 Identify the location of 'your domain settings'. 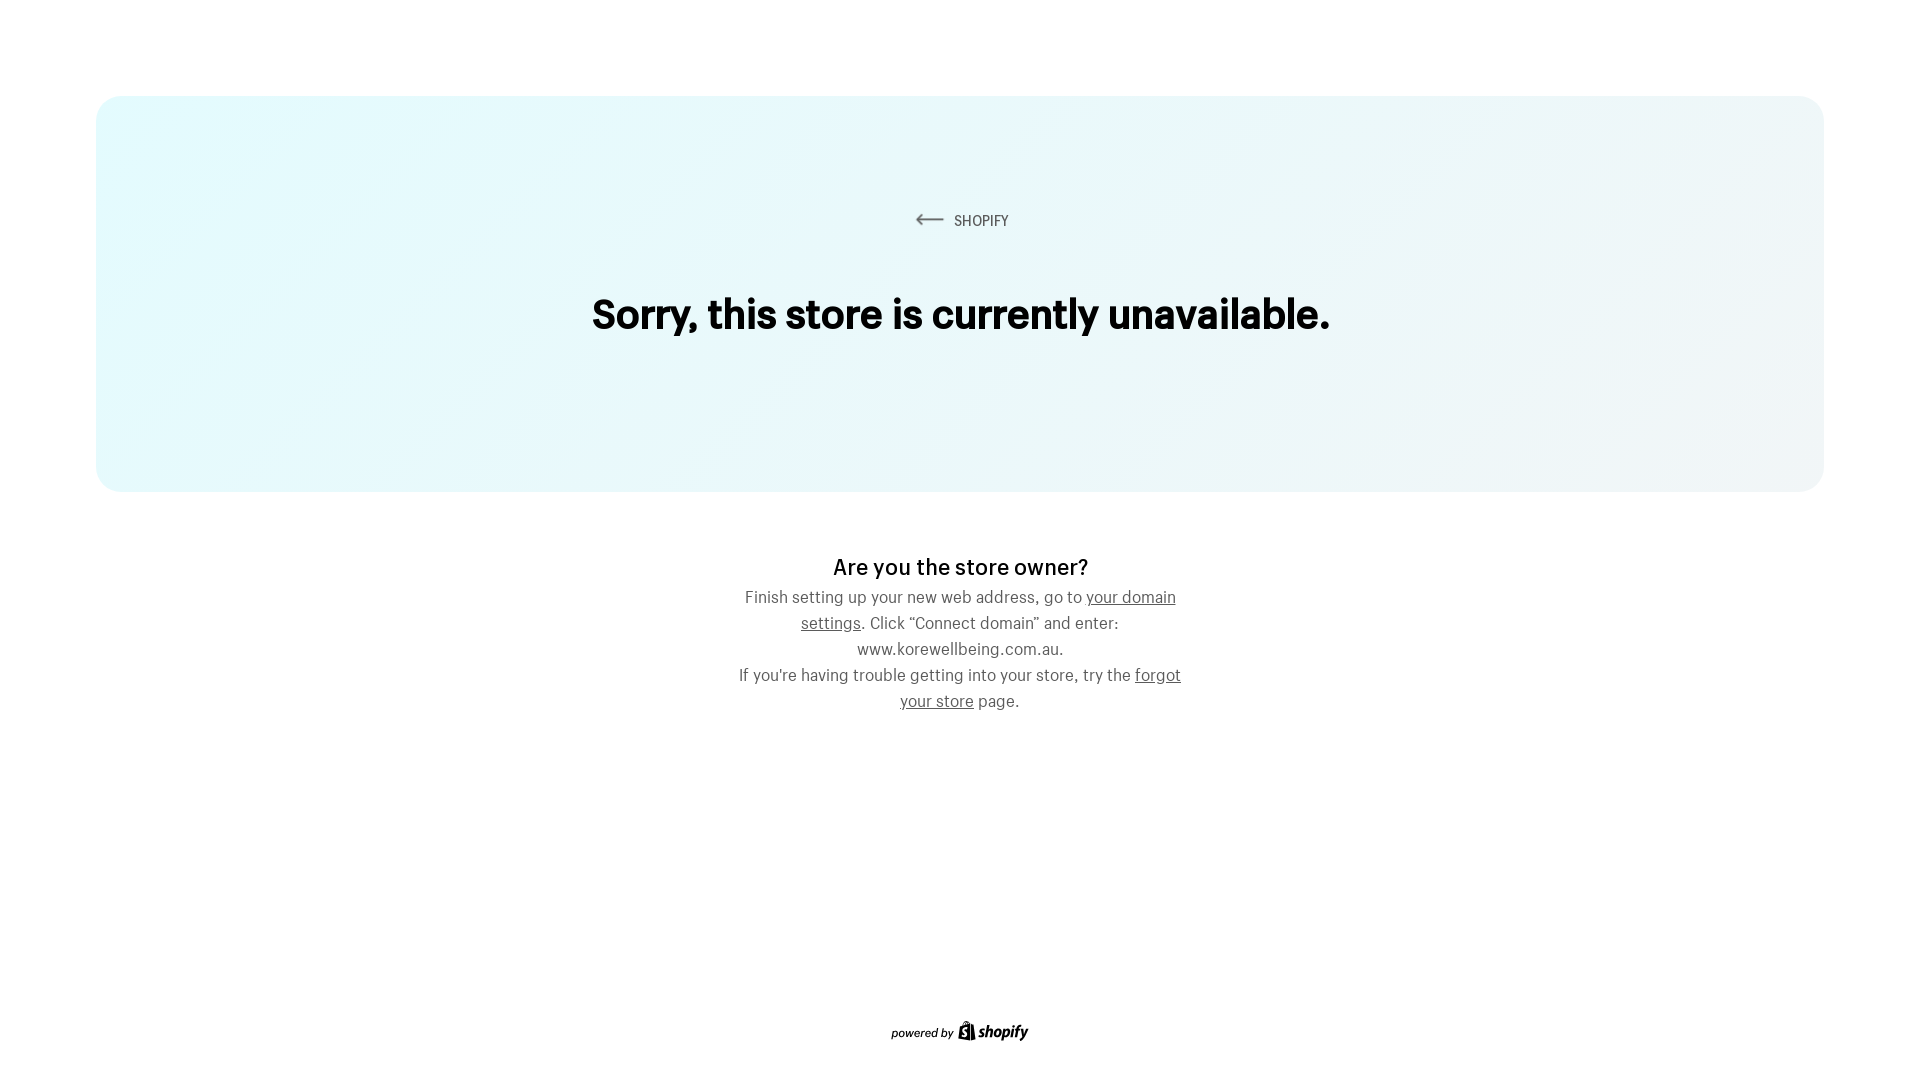
(988, 605).